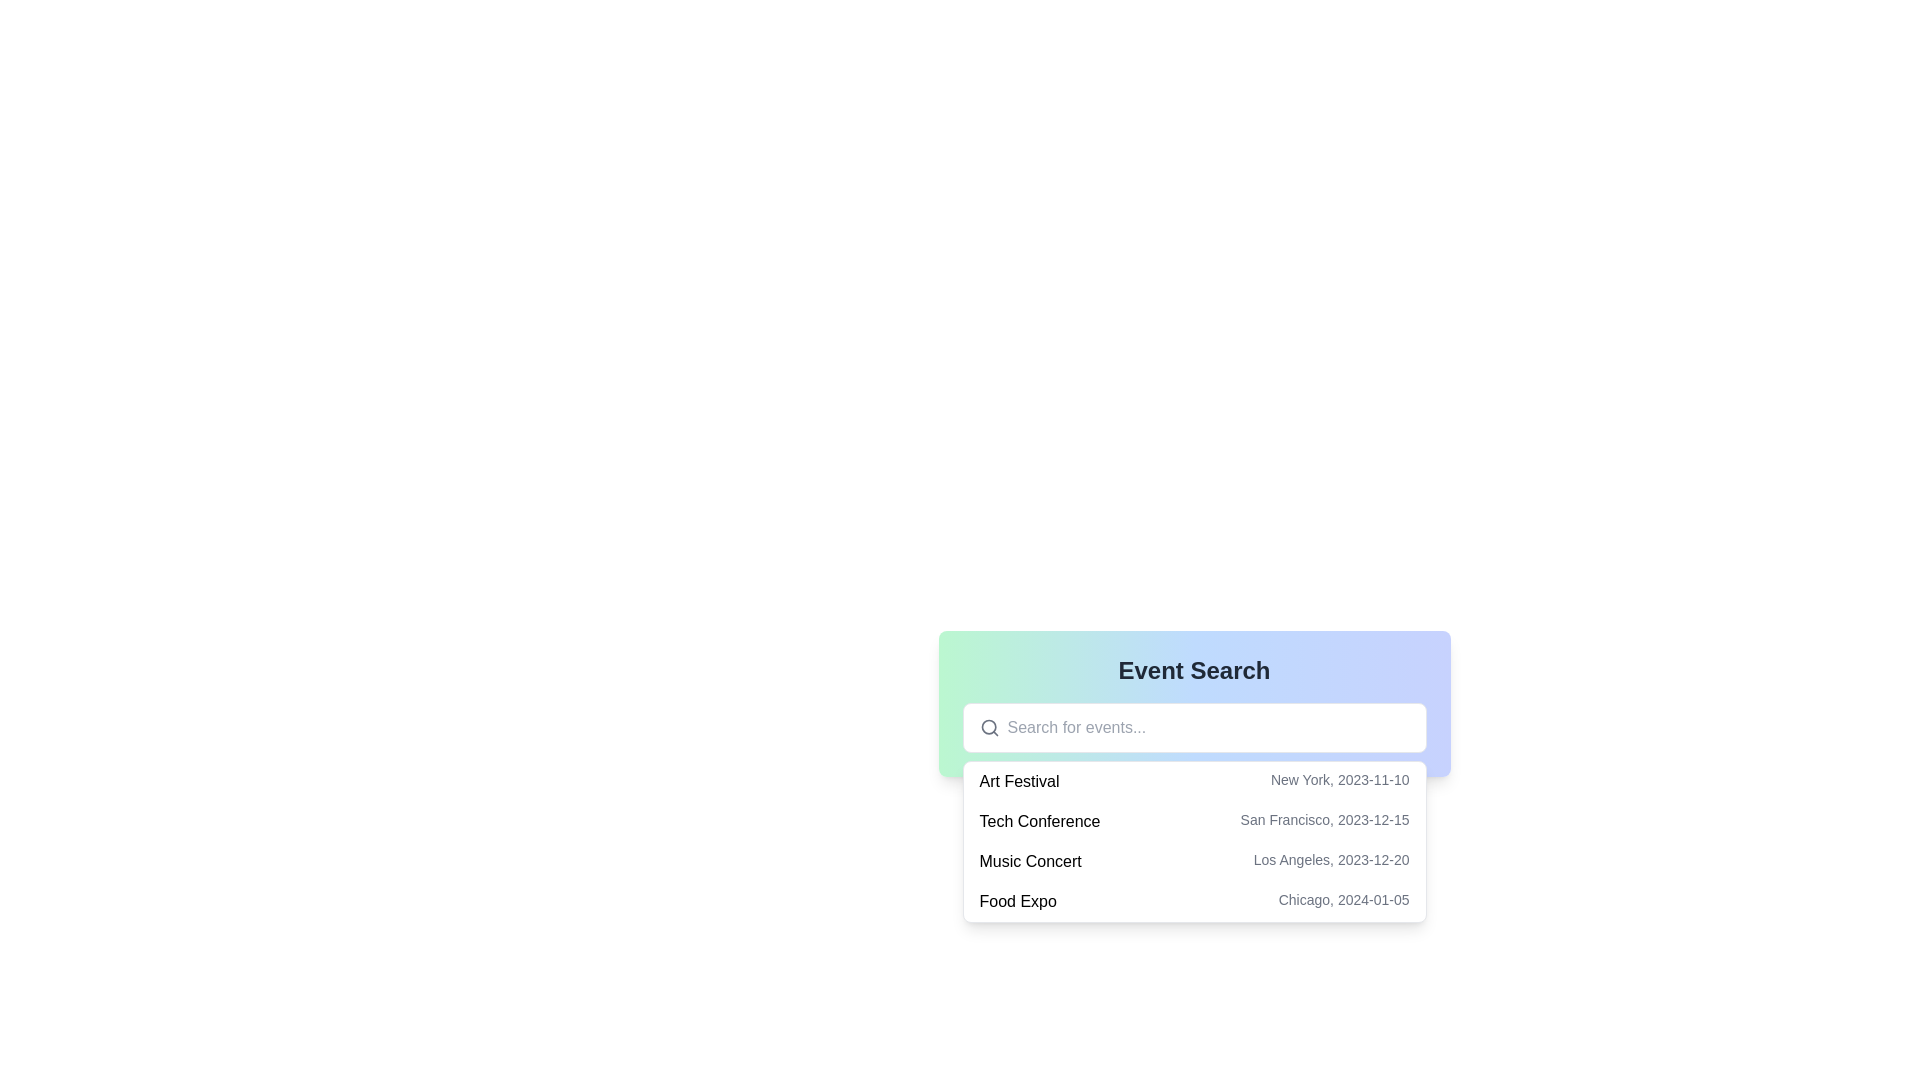  I want to click on the 'Food Expo' list item in the dropdown menu, which is the fourth item below 'Music Concert', featuring a bold title and a smaller gray subtitle, so click(1194, 902).